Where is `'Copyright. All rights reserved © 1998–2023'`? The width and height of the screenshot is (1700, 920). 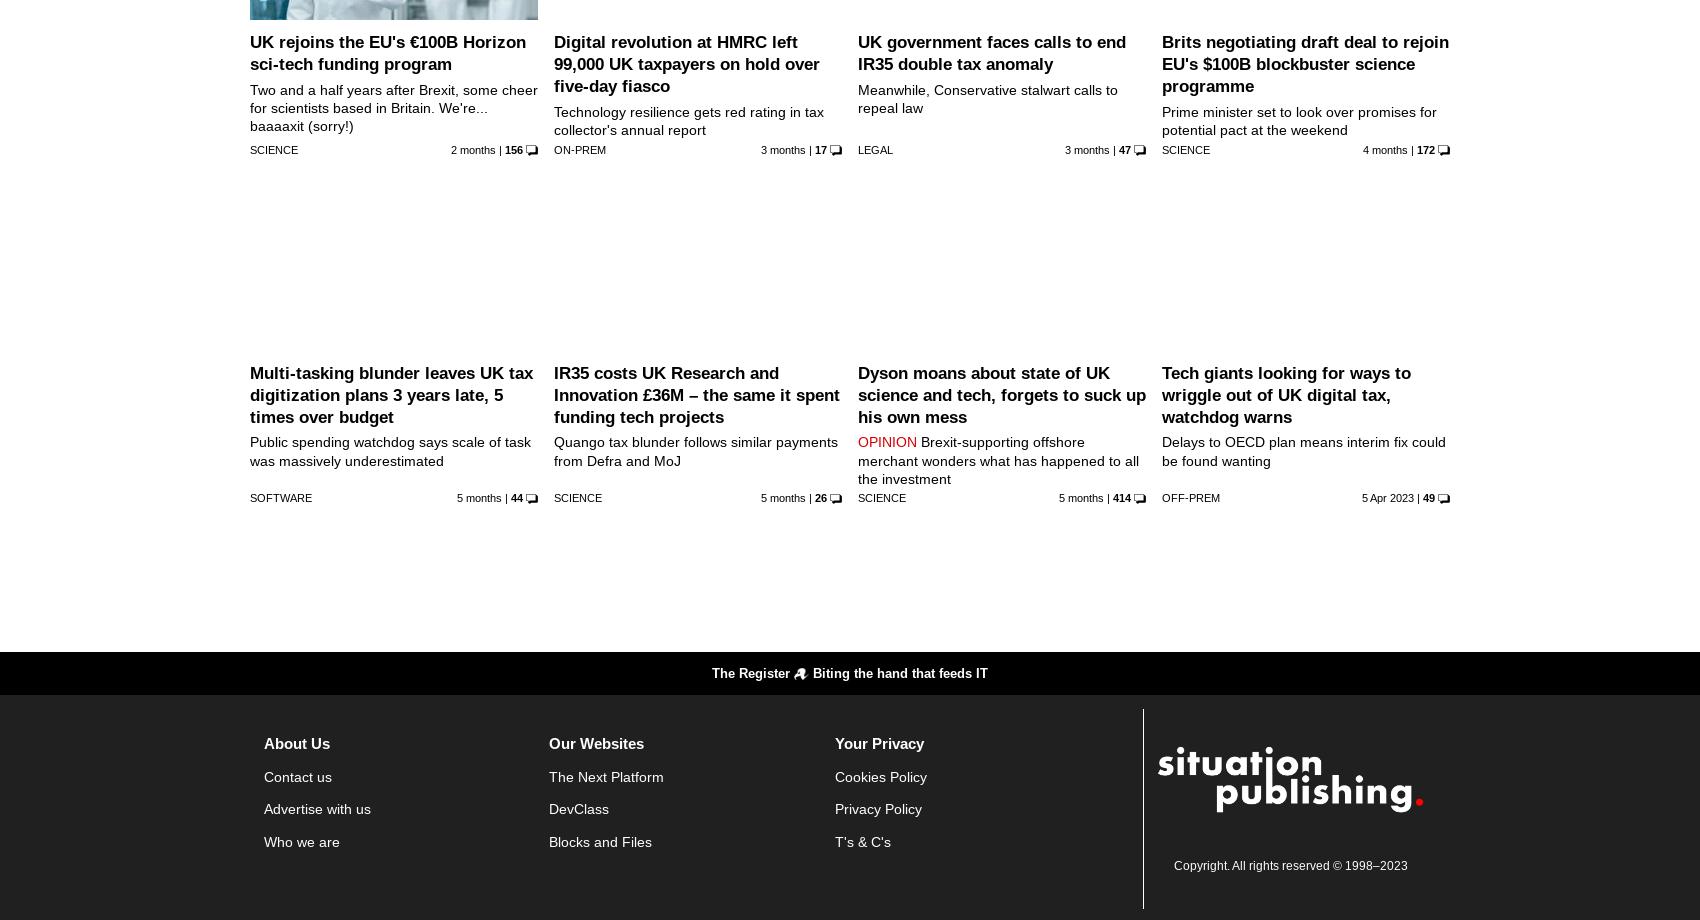 'Copyright. All rights reserved © 1998–2023' is located at coordinates (1289, 863).